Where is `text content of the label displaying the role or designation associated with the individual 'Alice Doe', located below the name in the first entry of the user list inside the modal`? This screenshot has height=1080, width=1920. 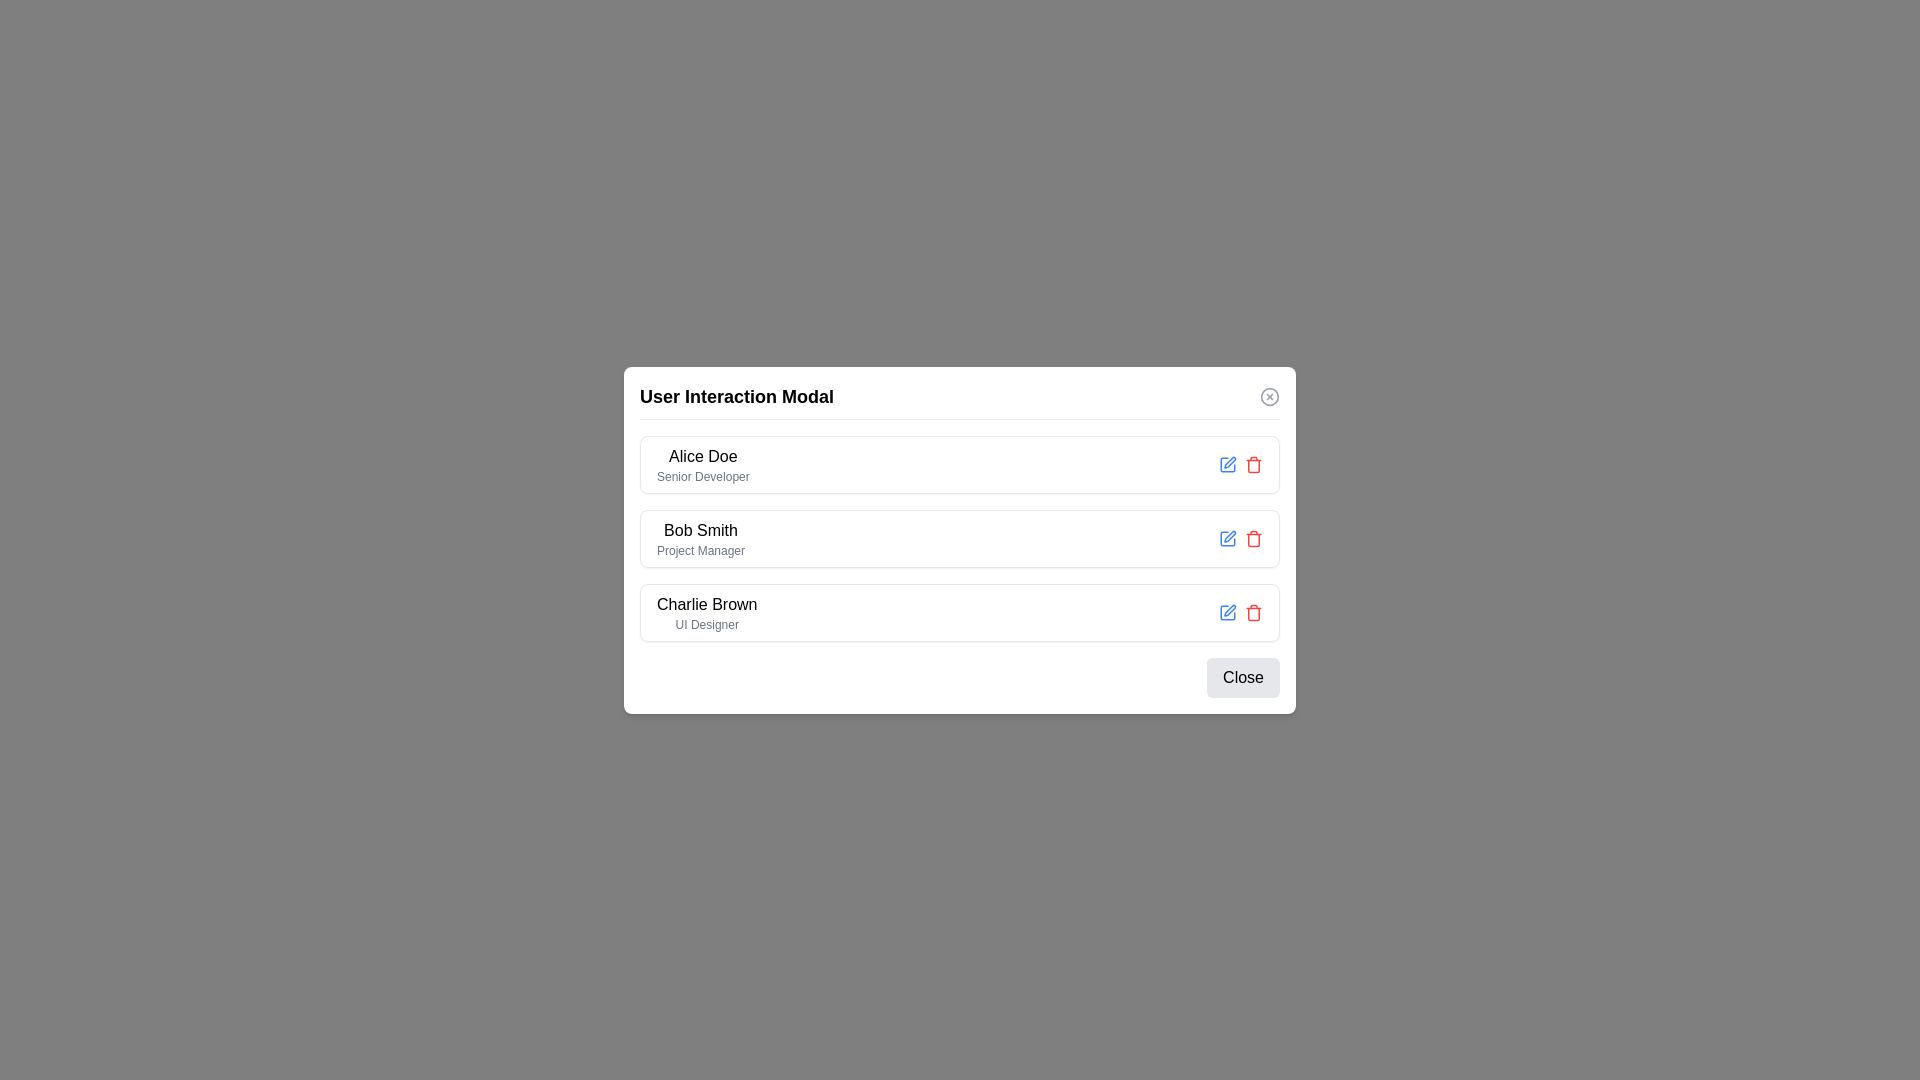
text content of the label displaying the role or designation associated with the individual 'Alice Doe', located below the name in the first entry of the user list inside the modal is located at coordinates (703, 476).